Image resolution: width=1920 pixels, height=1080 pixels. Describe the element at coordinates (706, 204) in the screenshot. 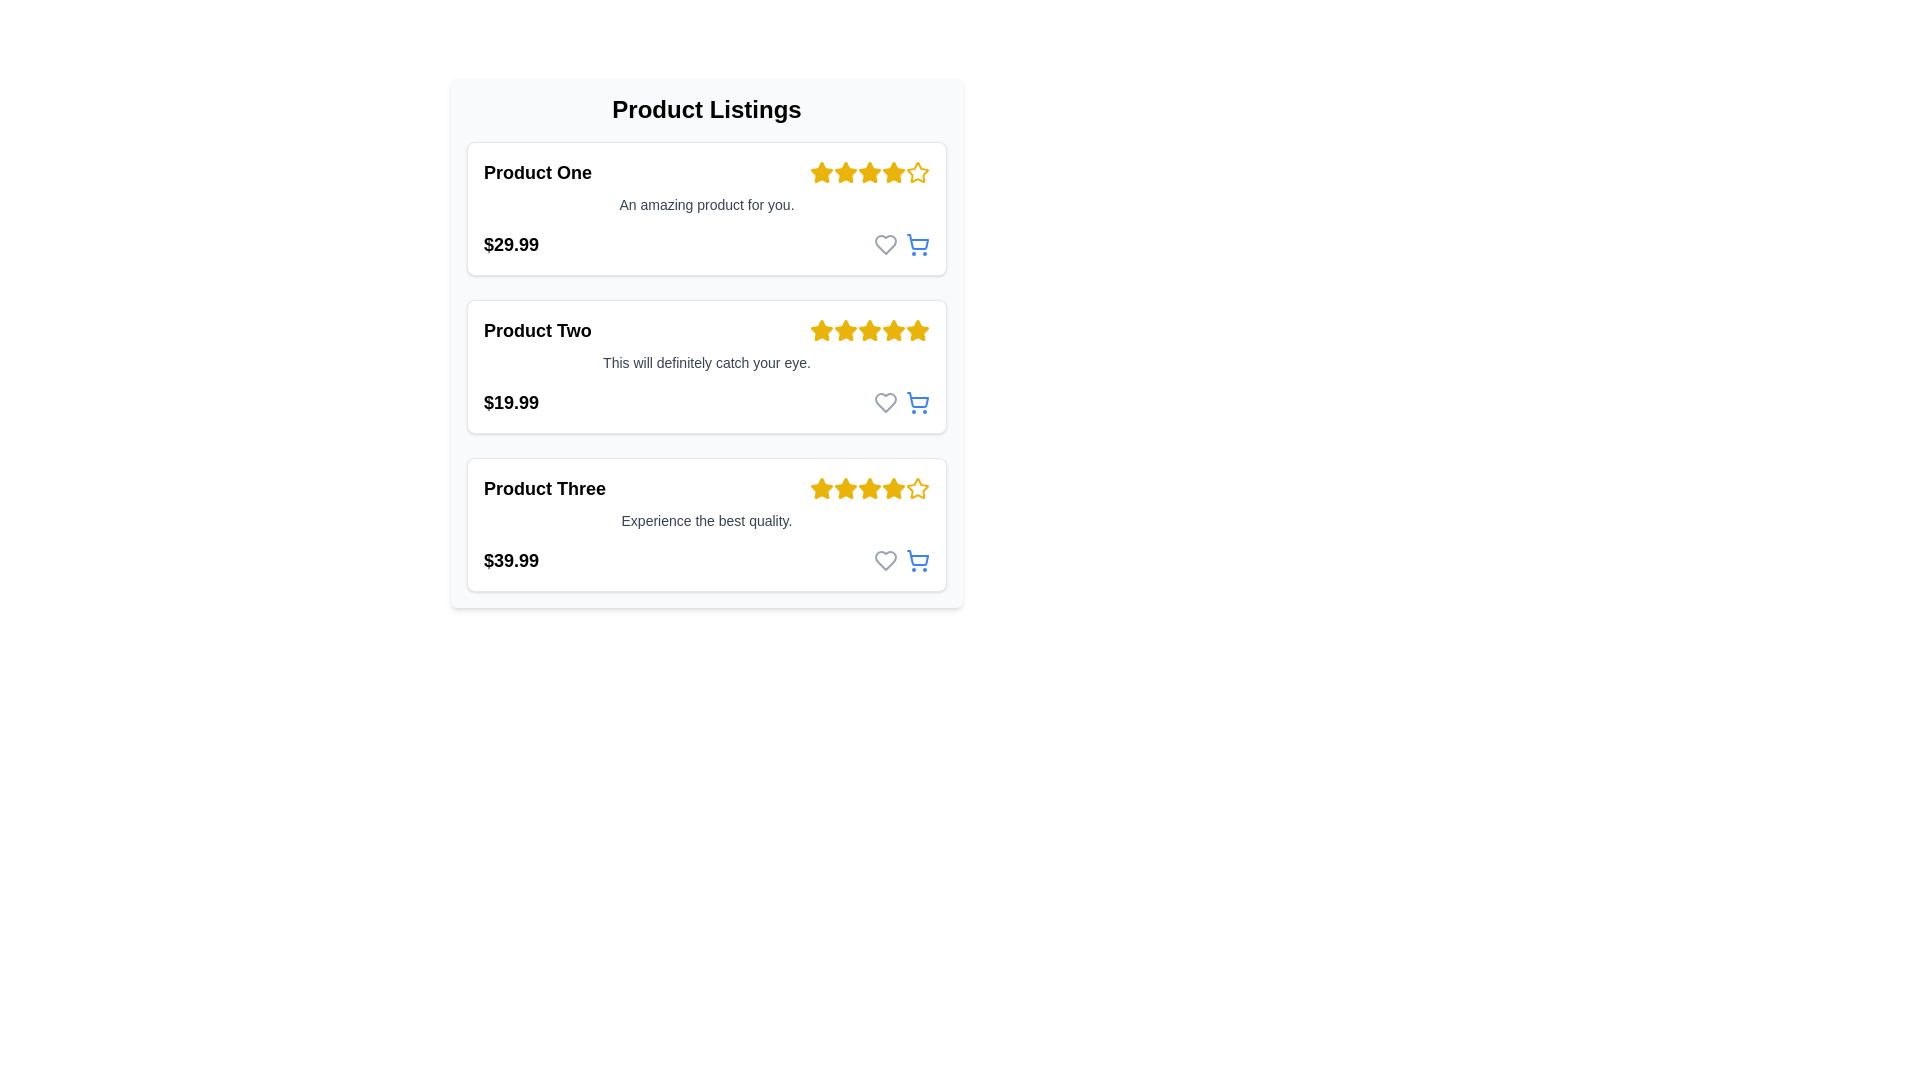

I see `text displayed on the Text Label located in the card for 'Product One', which is centered horizontally below the product title and above the price section` at that location.